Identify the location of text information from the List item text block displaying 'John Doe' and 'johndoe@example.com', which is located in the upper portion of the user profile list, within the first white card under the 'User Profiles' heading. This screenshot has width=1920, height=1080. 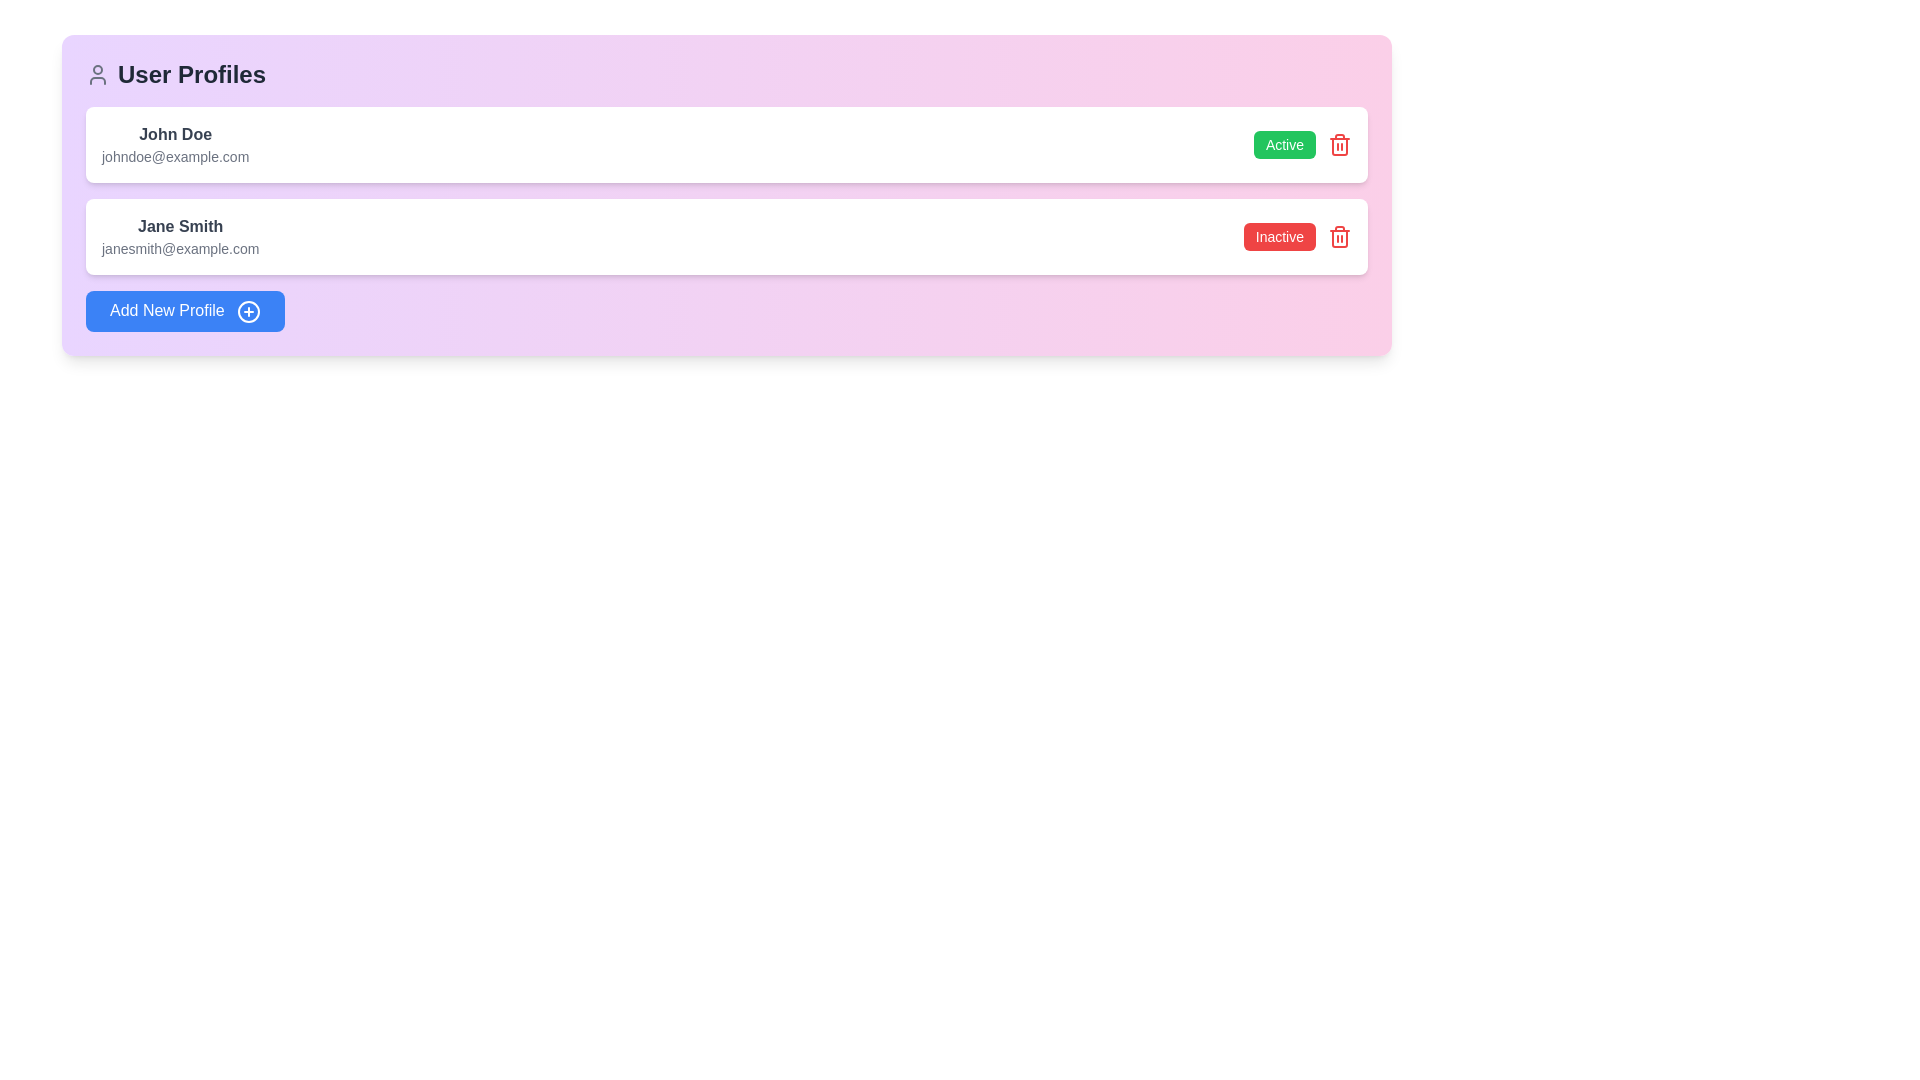
(175, 144).